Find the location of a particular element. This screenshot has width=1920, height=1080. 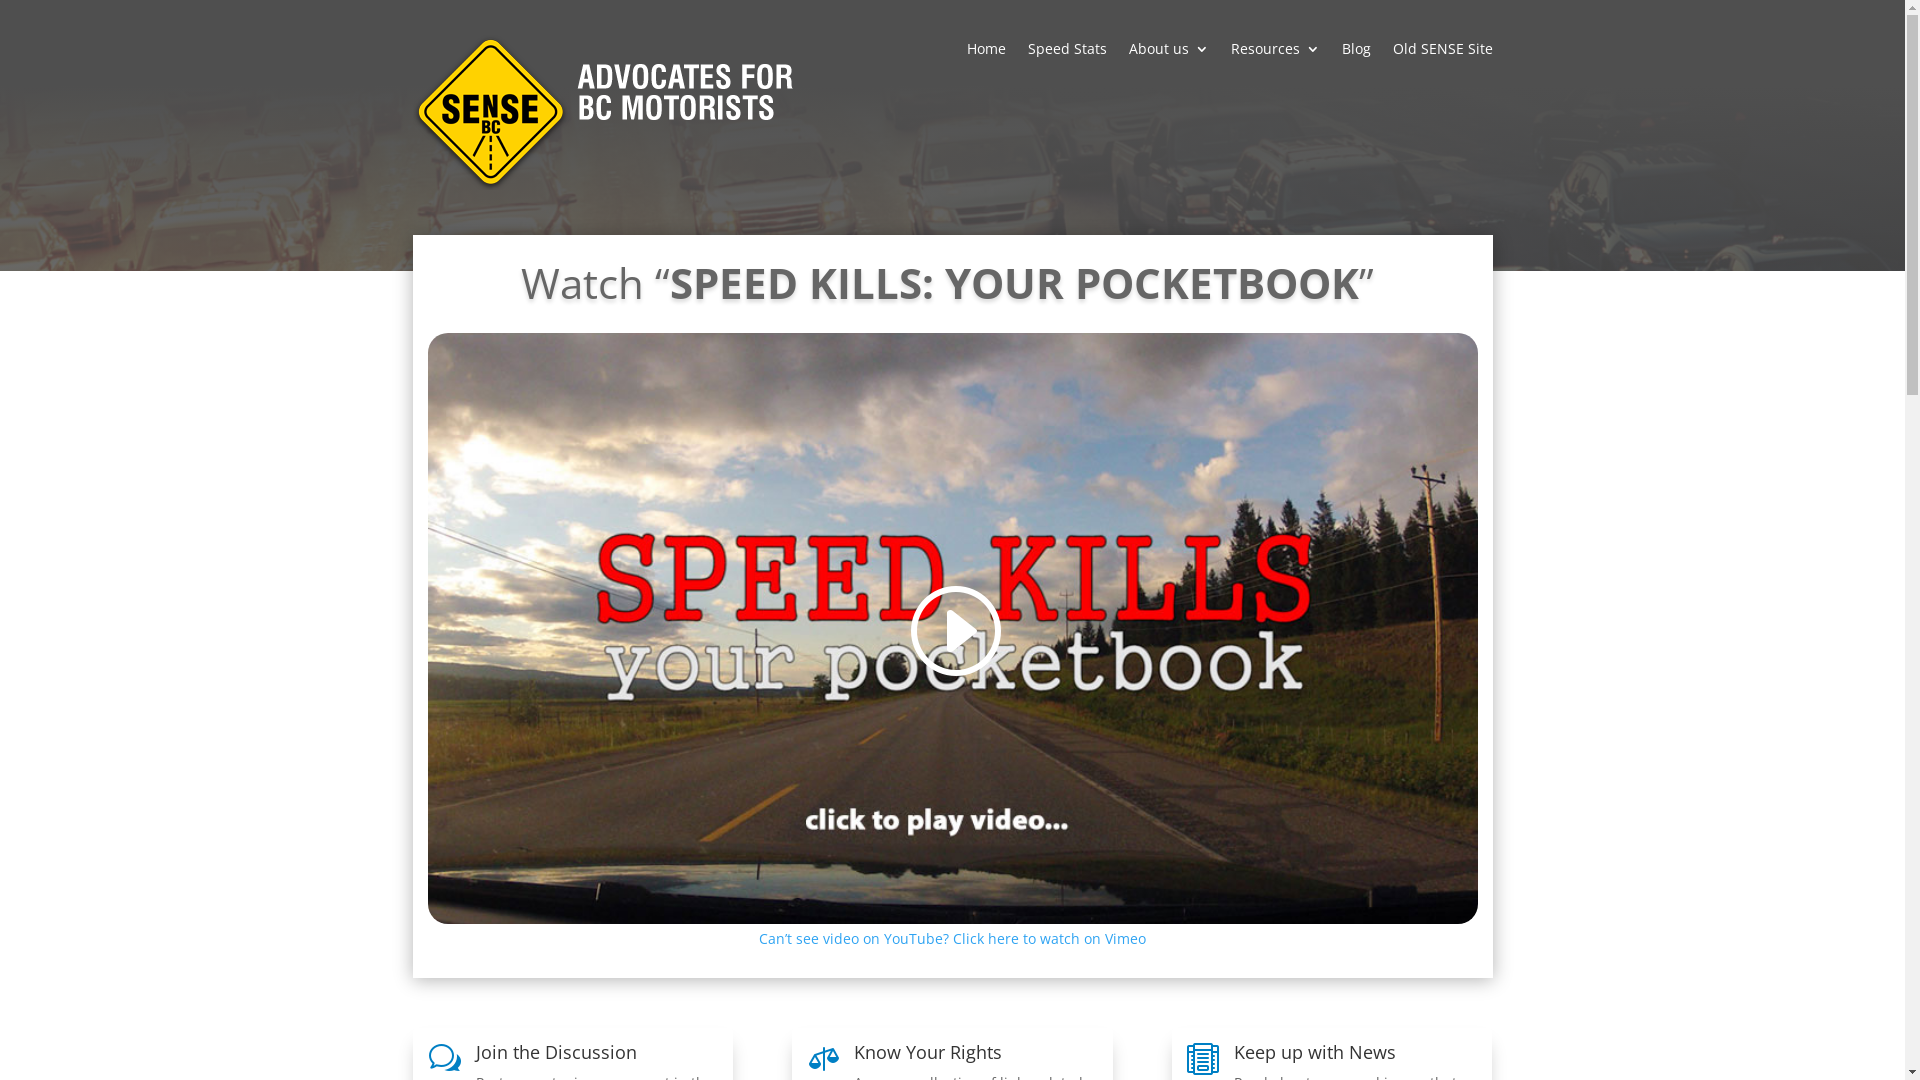

'Resources' is located at coordinates (1273, 62).